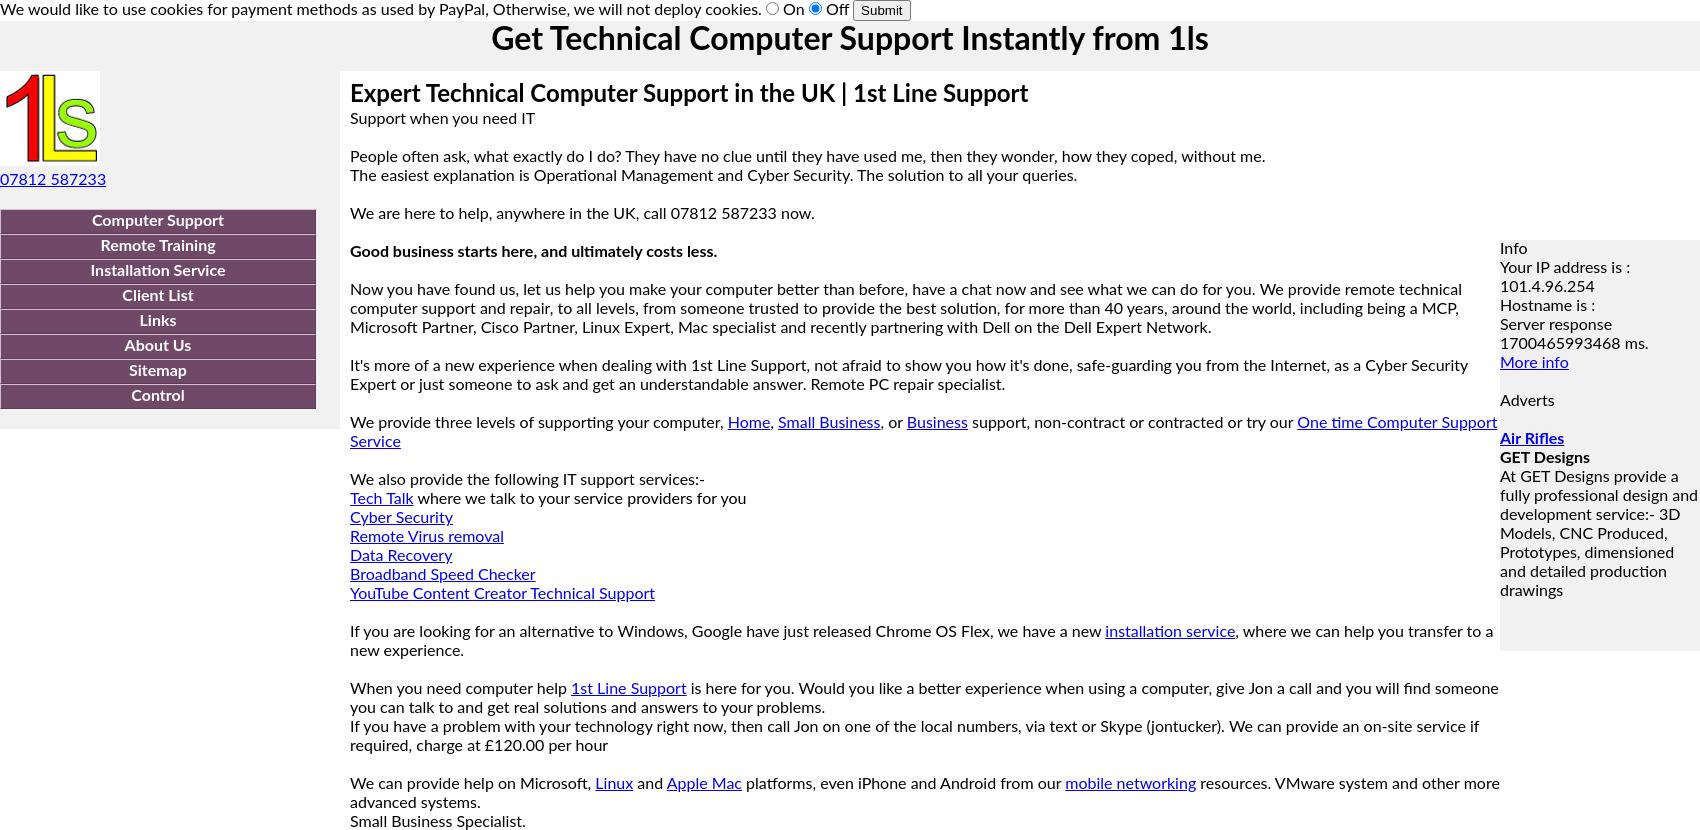  I want to click on ', where we can help you transfer to a new experience.', so click(349, 640).